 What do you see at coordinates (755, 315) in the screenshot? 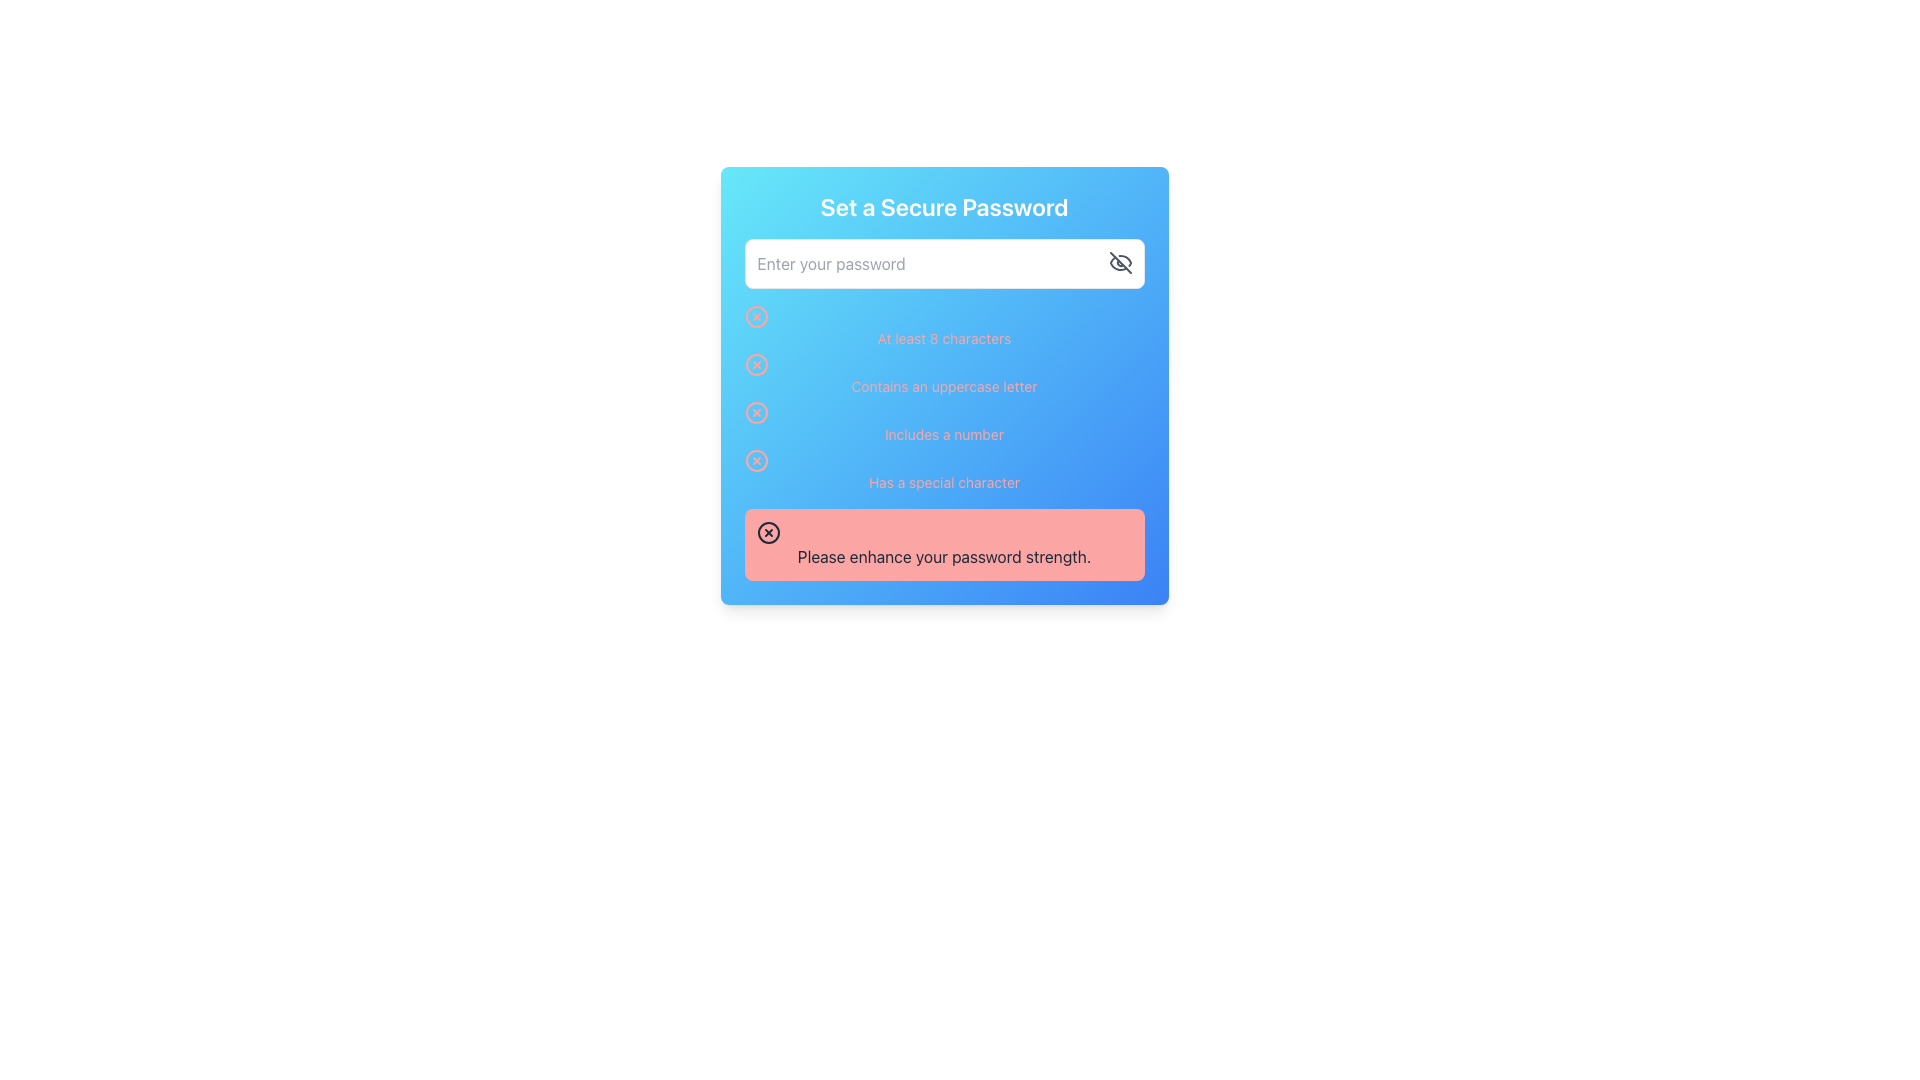
I see `the decorative SVG circle icon that indicates a failed condition, located to the left of the text line in the first position of a vertically aligned list` at bounding box center [755, 315].